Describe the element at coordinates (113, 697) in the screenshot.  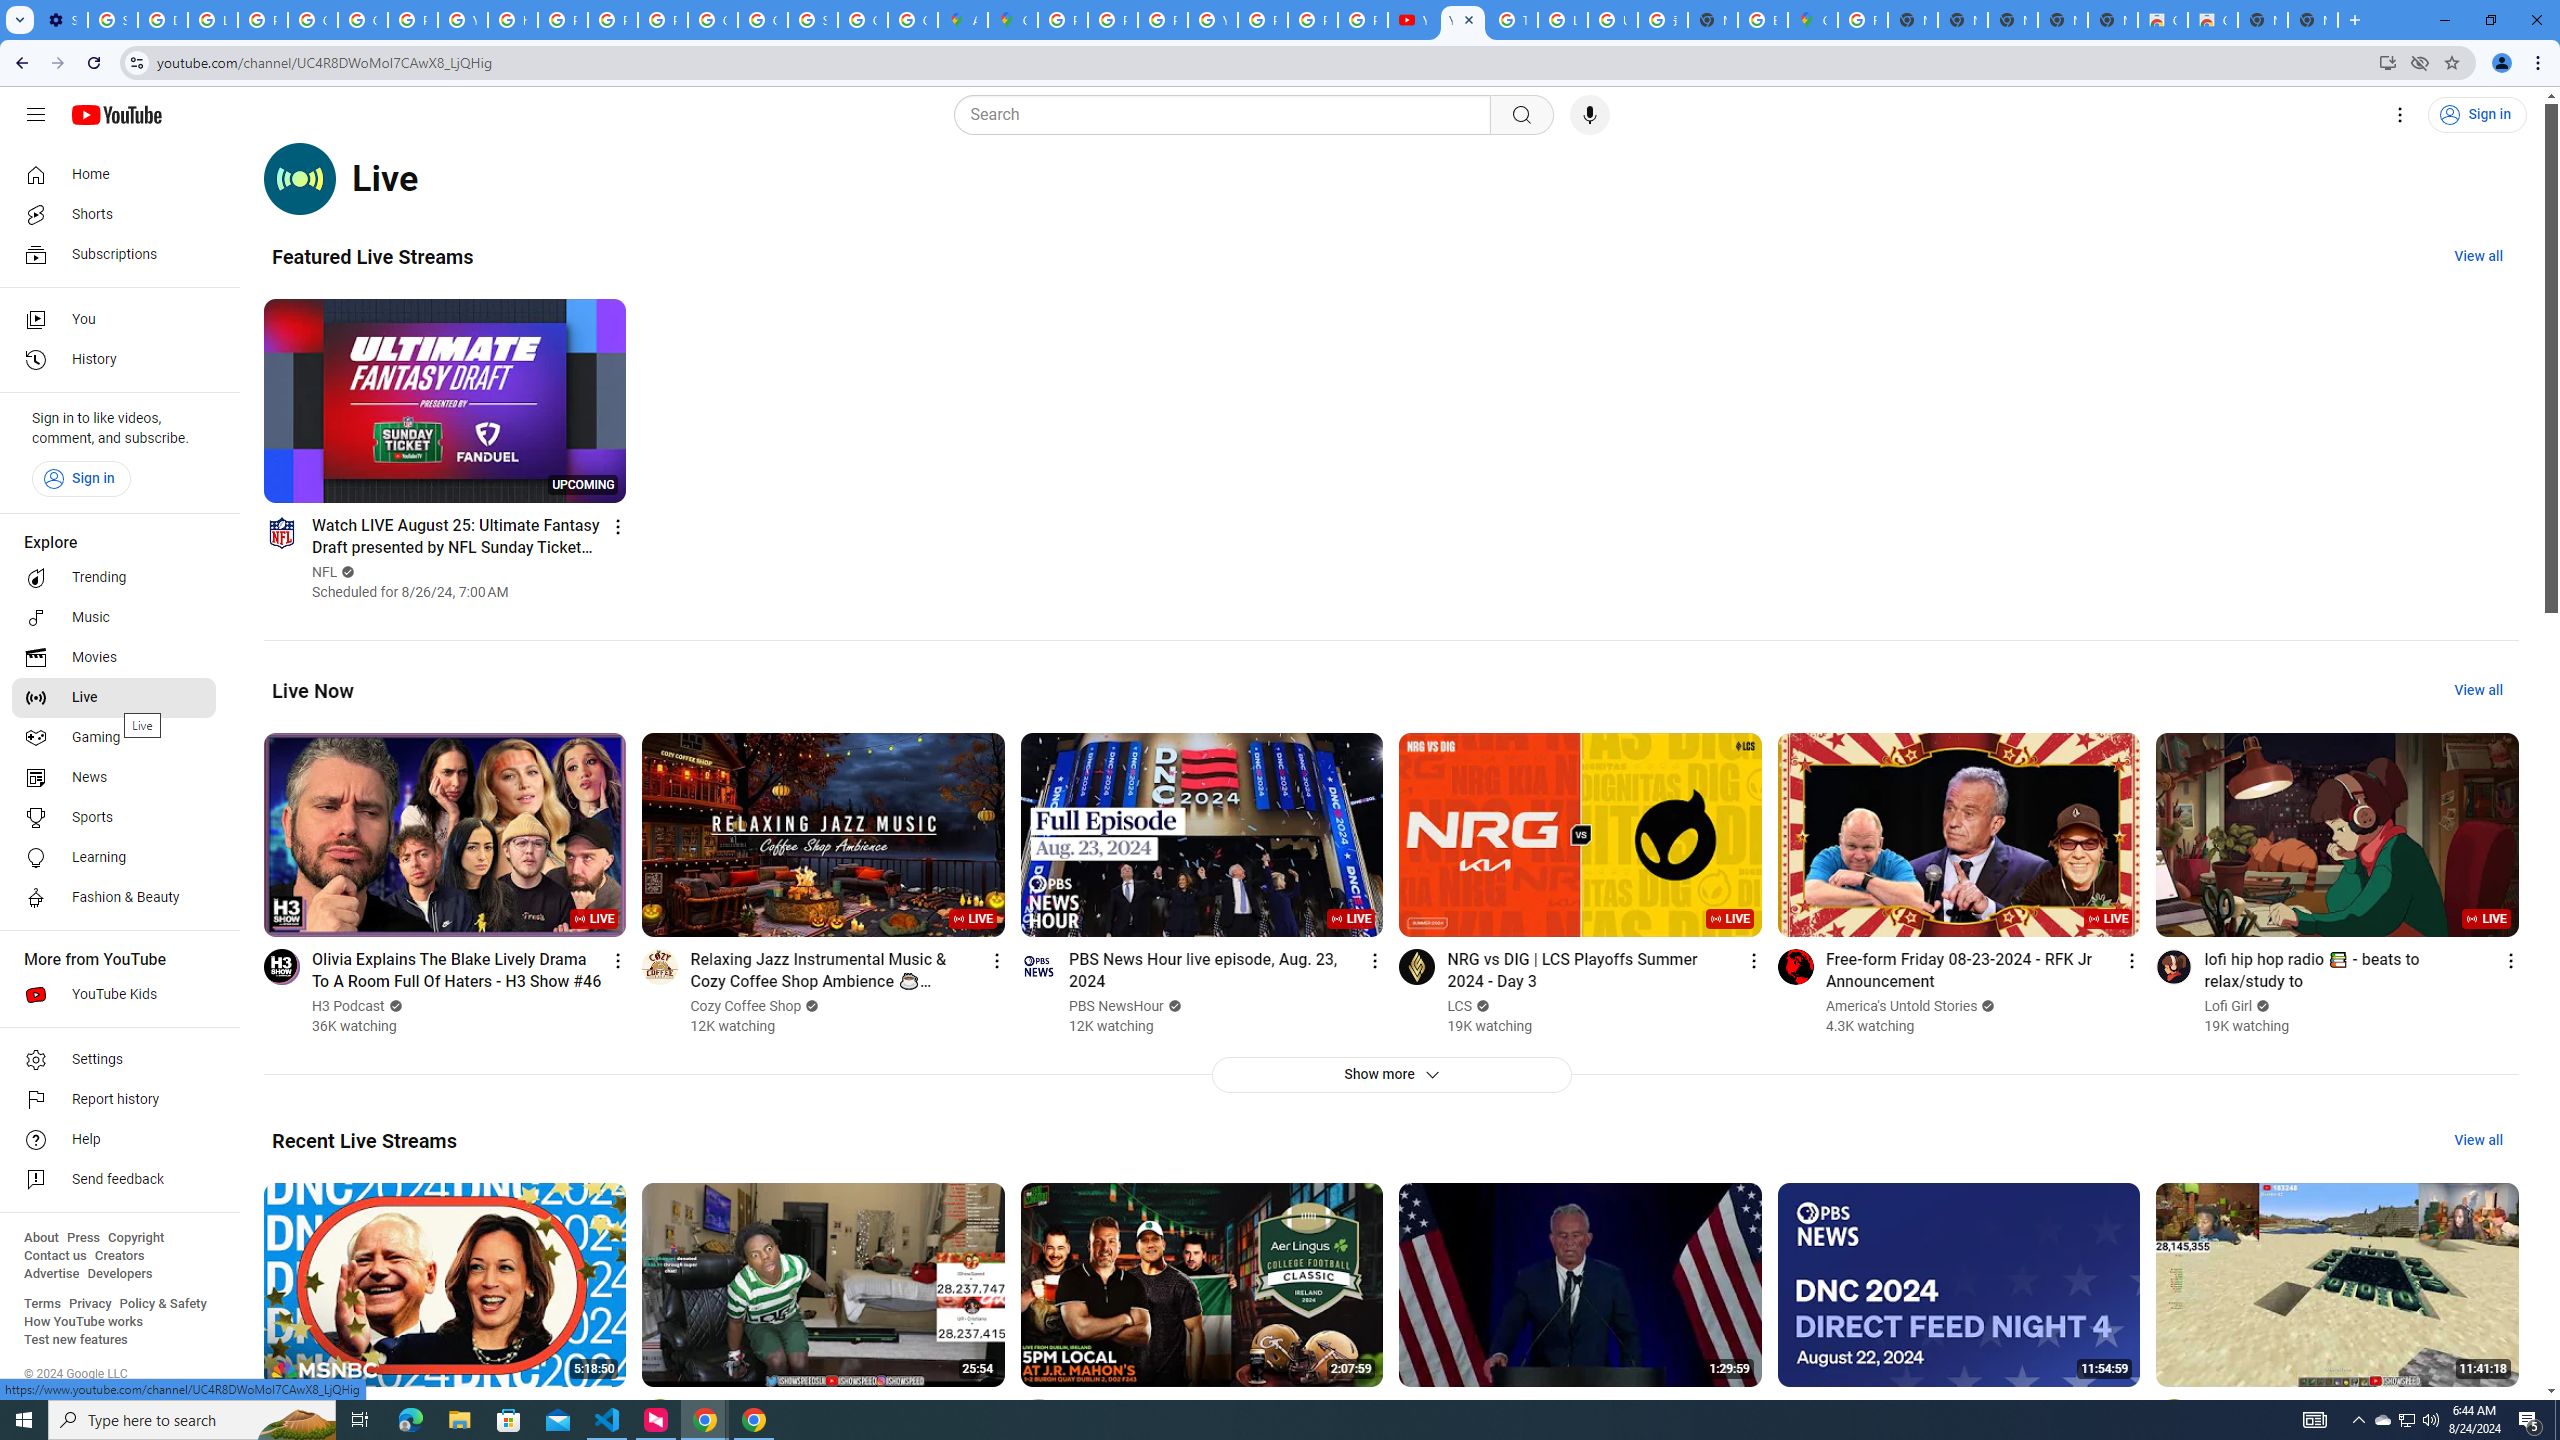
I see `'Live'` at that location.